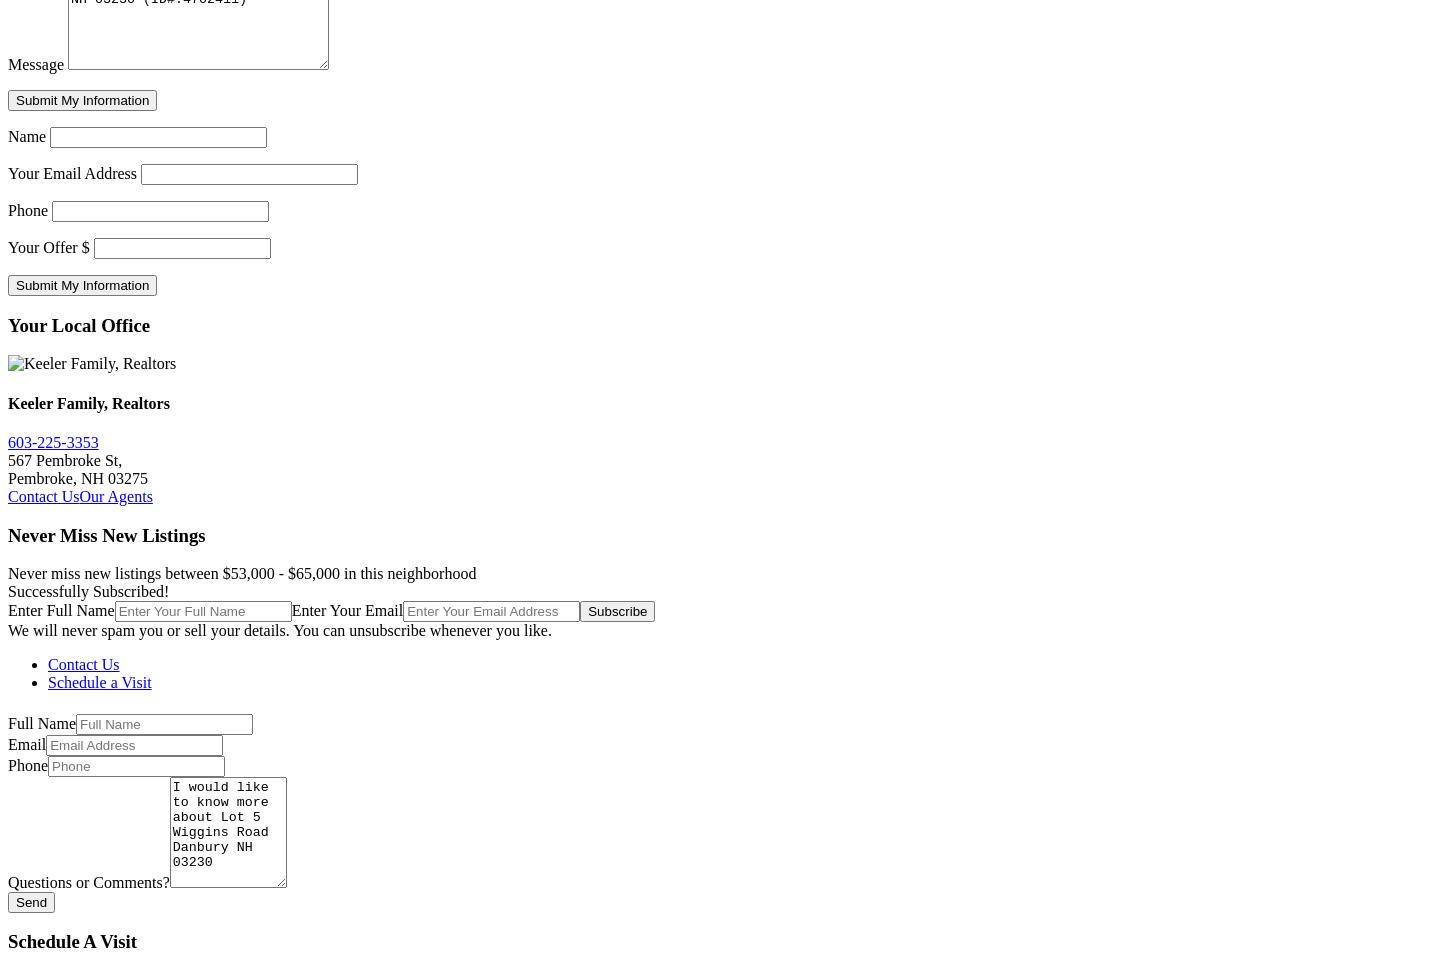 This screenshot has width=1440, height=969. I want to click on 'NH', so click(93, 477).